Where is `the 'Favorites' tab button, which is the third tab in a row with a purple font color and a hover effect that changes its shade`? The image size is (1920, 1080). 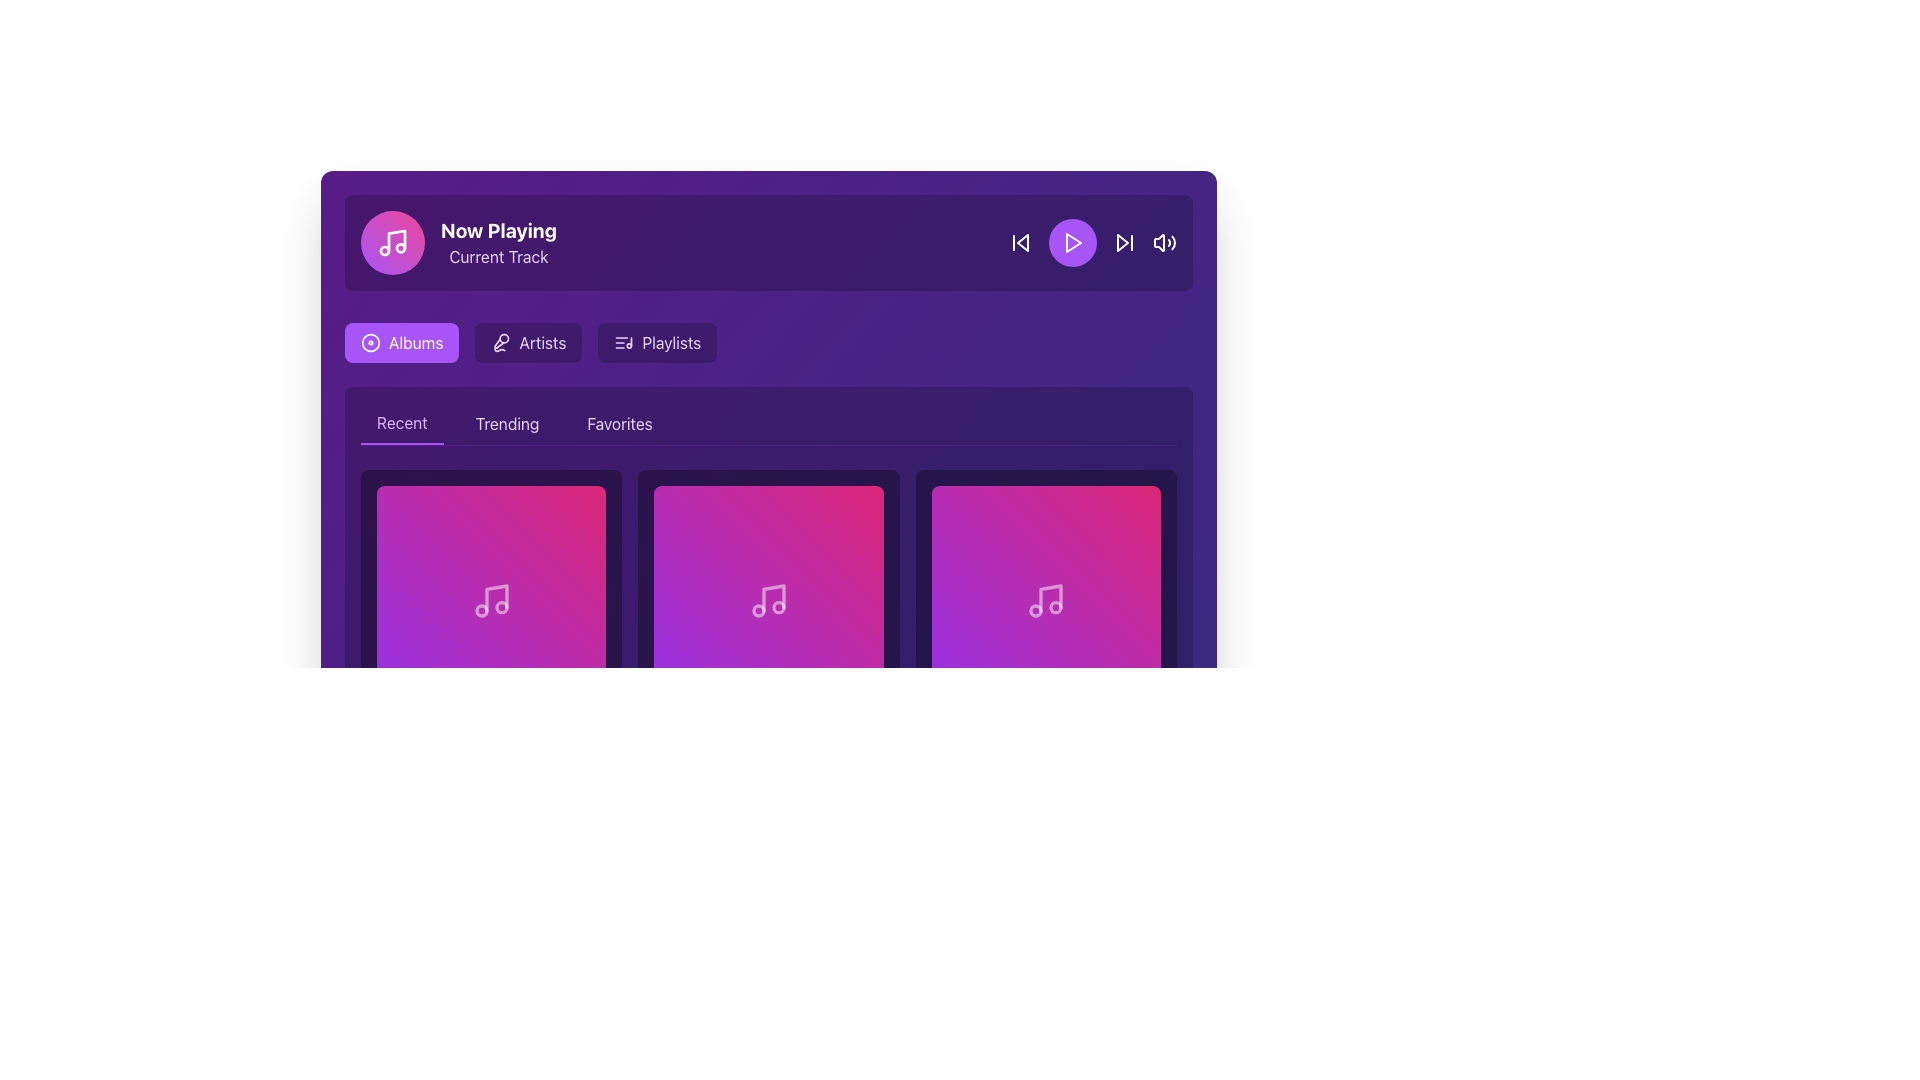 the 'Favorites' tab button, which is the third tab in a row with a purple font color and a hover effect that changes its shade is located at coordinates (619, 423).